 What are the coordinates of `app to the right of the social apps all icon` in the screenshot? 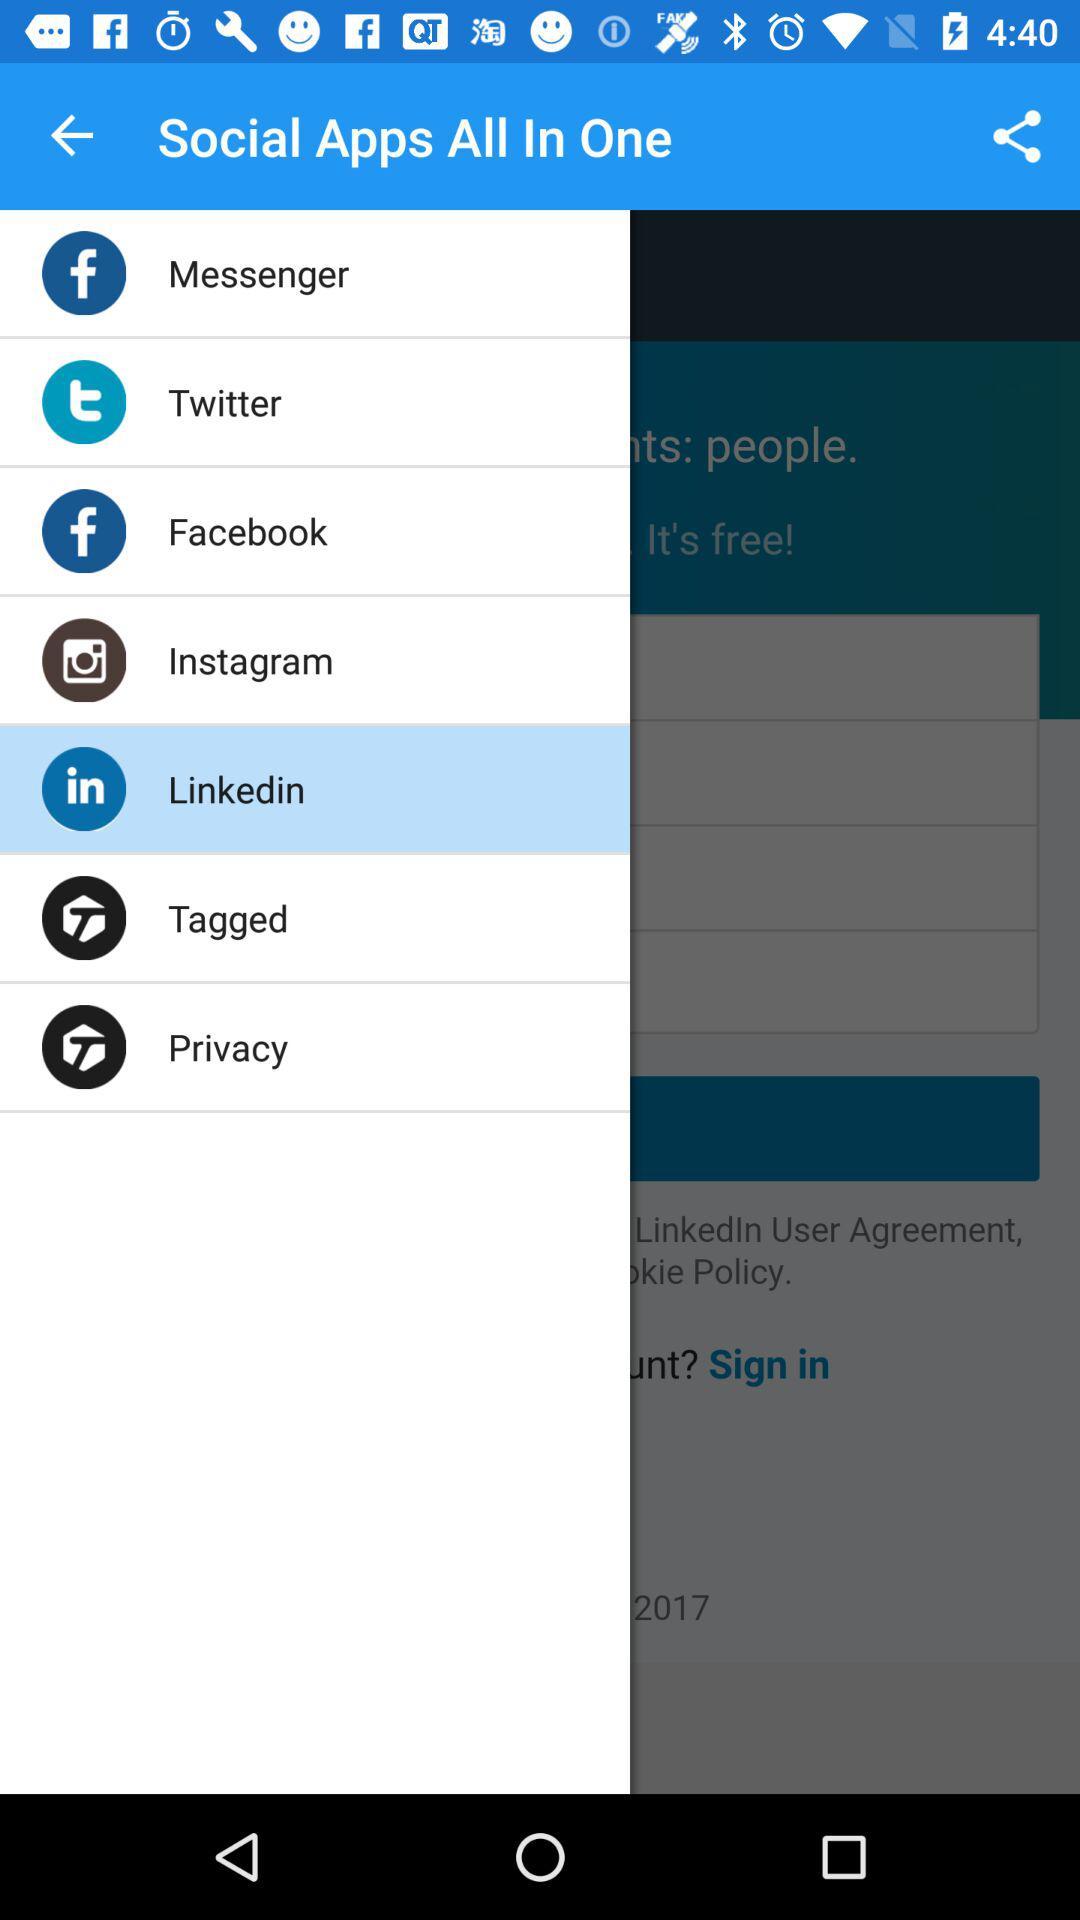 It's located at (1017, 135).